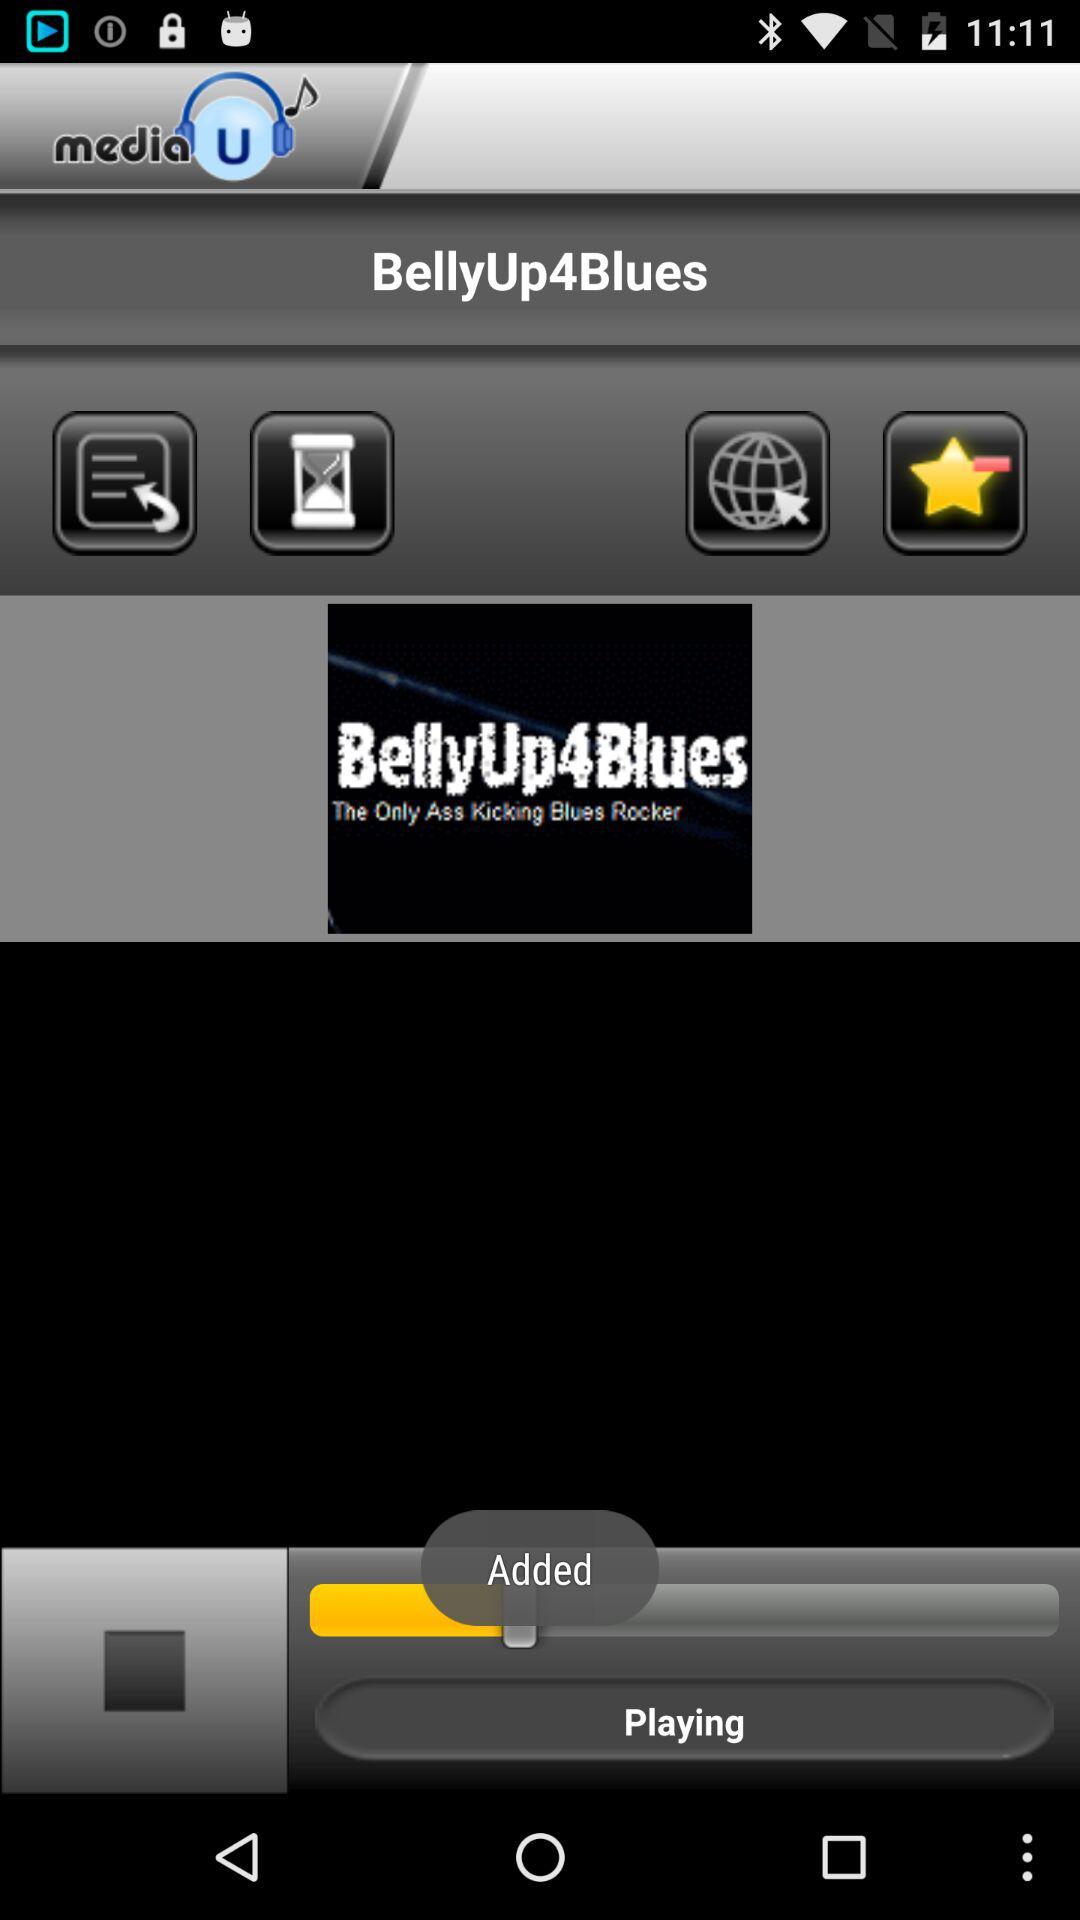 This screenshot has width=1080, height=1920. What do you see at coordinates (321, 483) in the screenshot?
I see `timer` at bounding box center [321, 483].